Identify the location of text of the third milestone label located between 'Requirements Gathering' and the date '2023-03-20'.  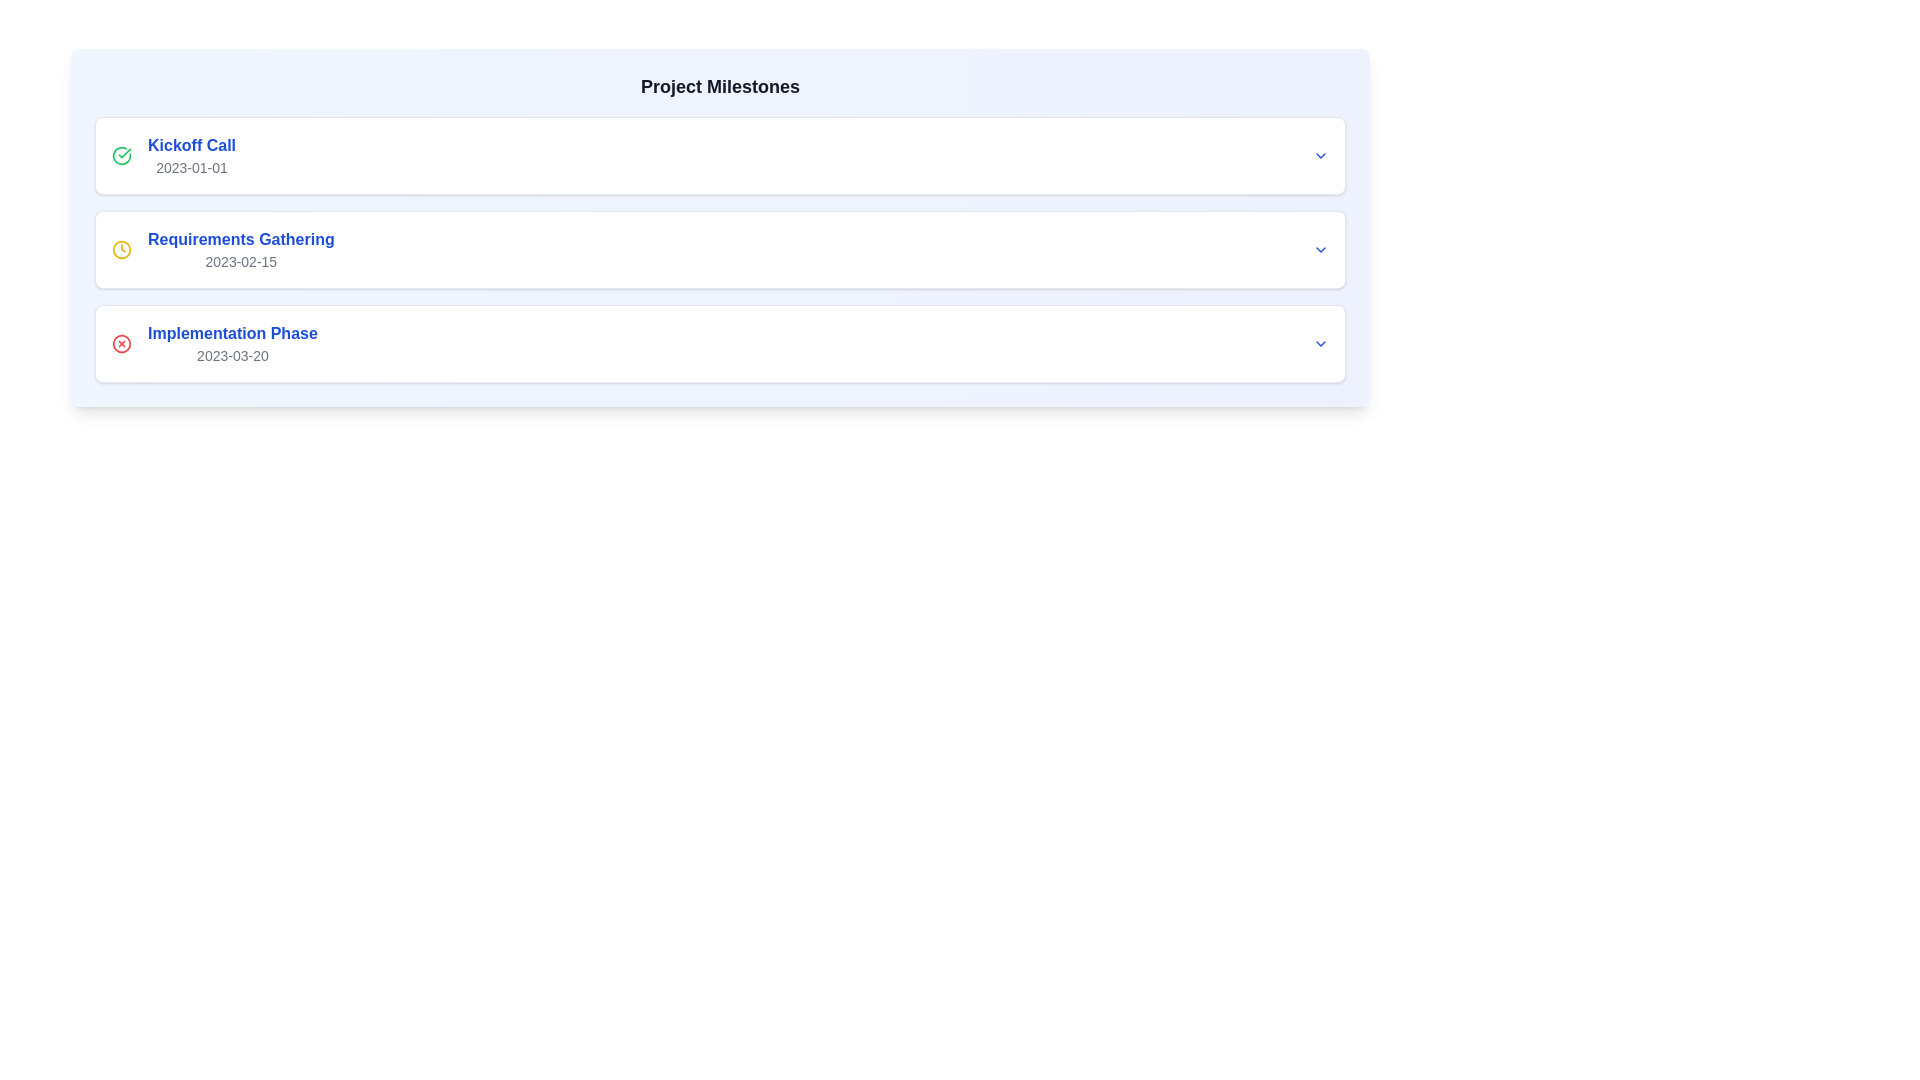
(232, 333).